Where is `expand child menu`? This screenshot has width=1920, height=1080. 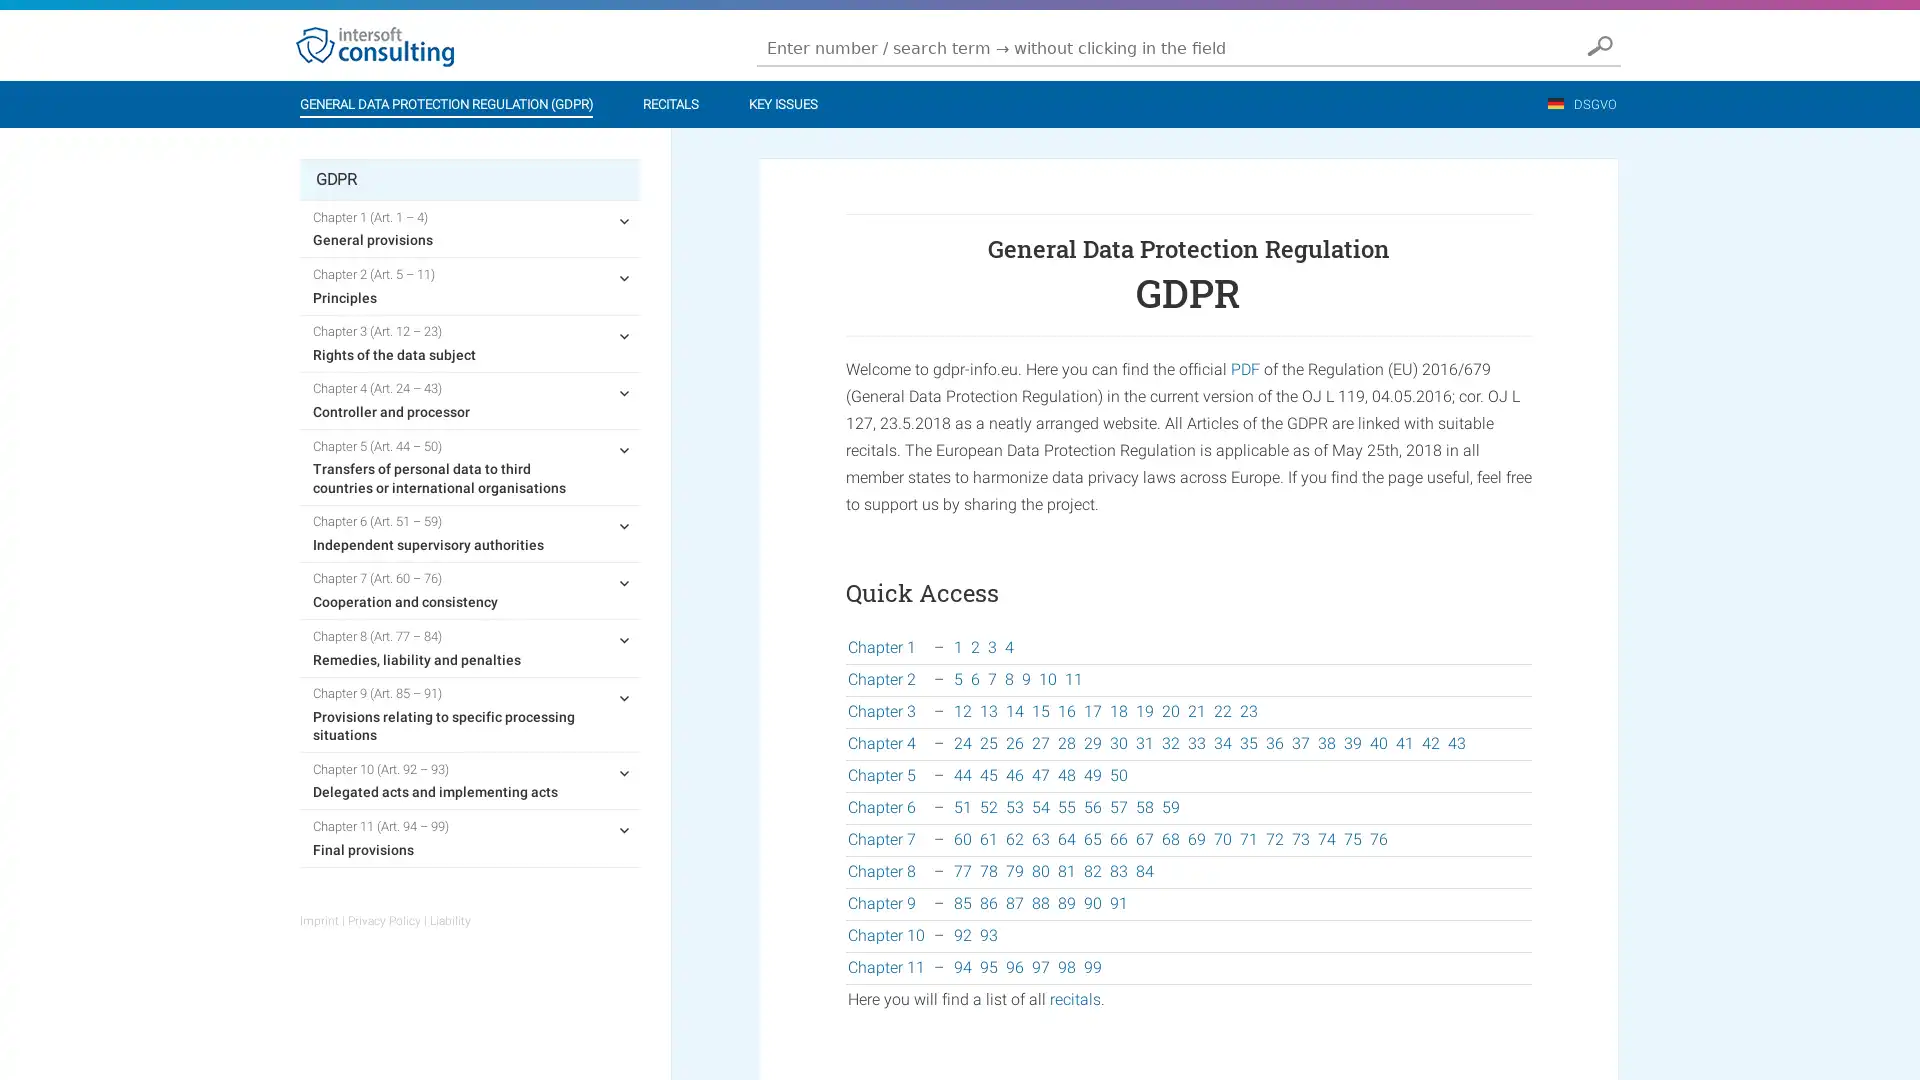 expand child menu is located at coordinates (623, 582).